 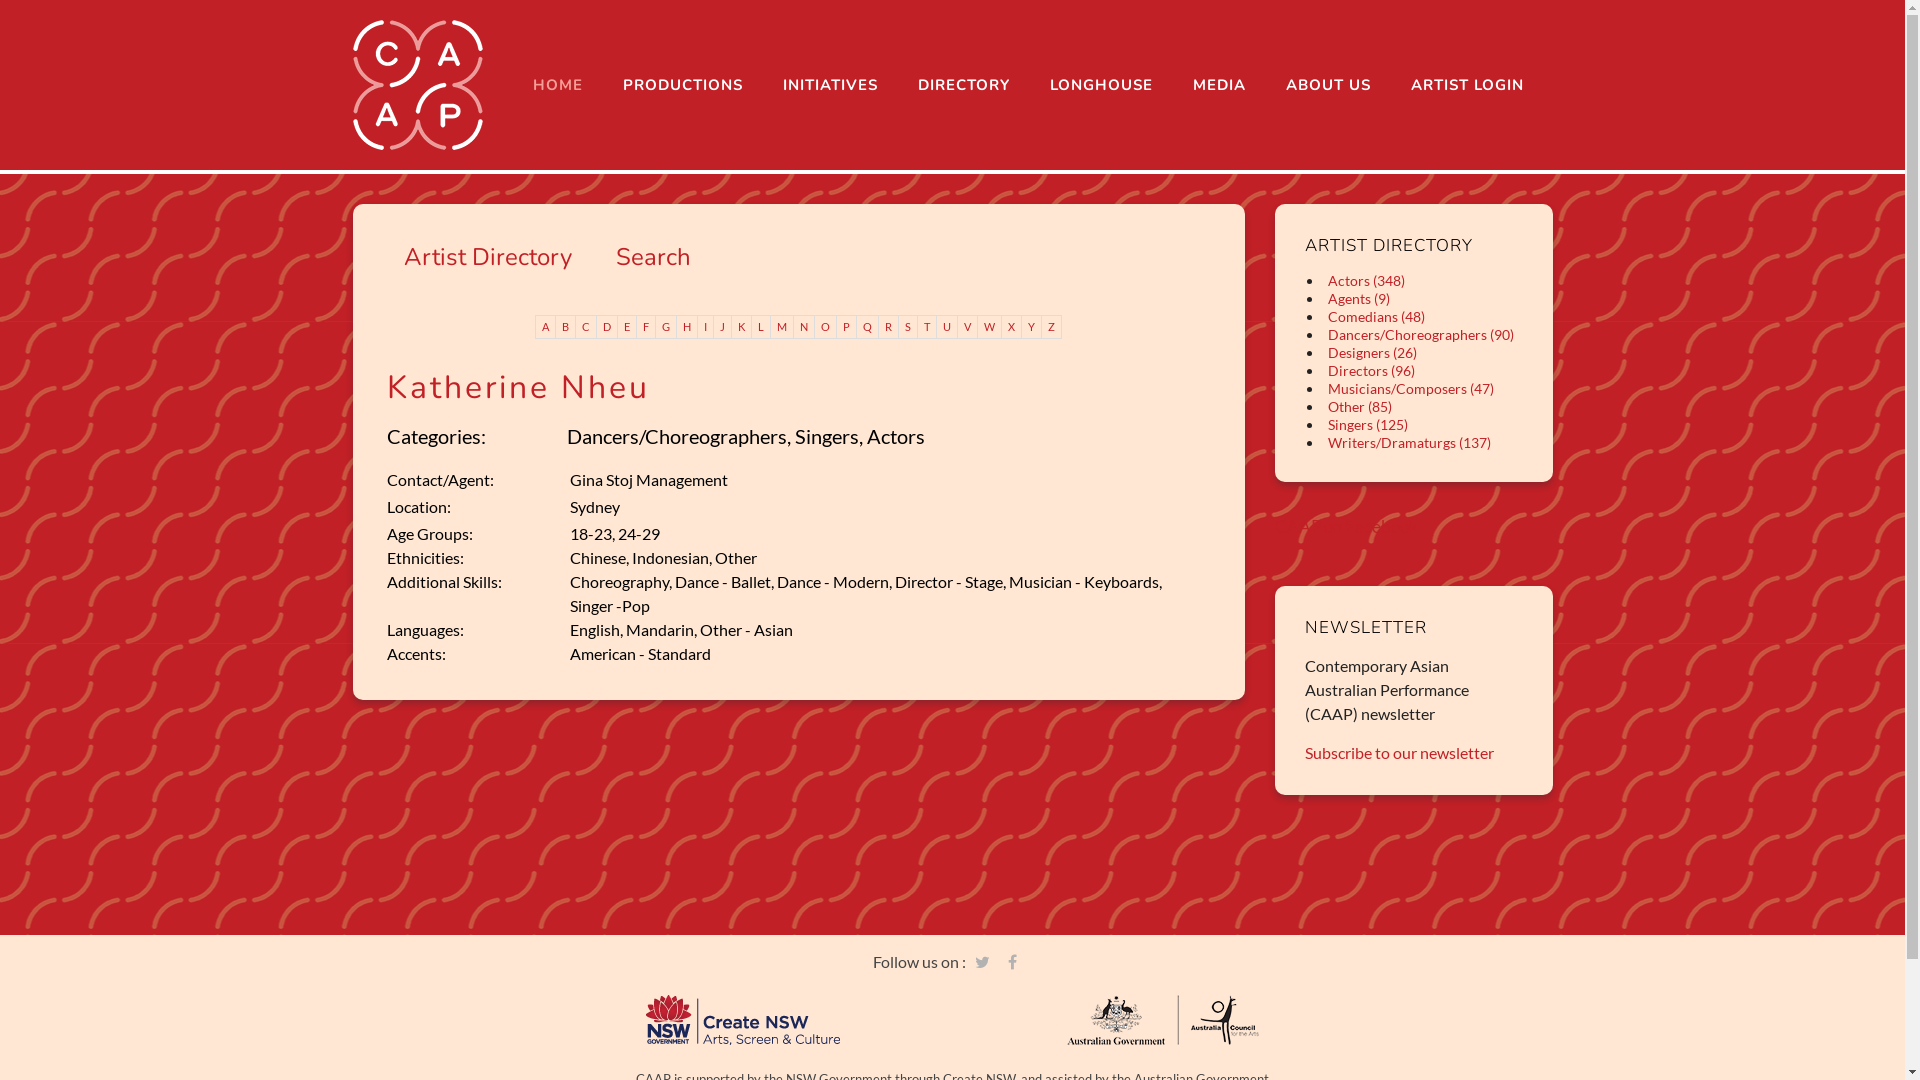 What do you see at coordinates (1371, 351) in the screenshot?
I see `'Designers (26)'` at bounding box center [1371, 351].